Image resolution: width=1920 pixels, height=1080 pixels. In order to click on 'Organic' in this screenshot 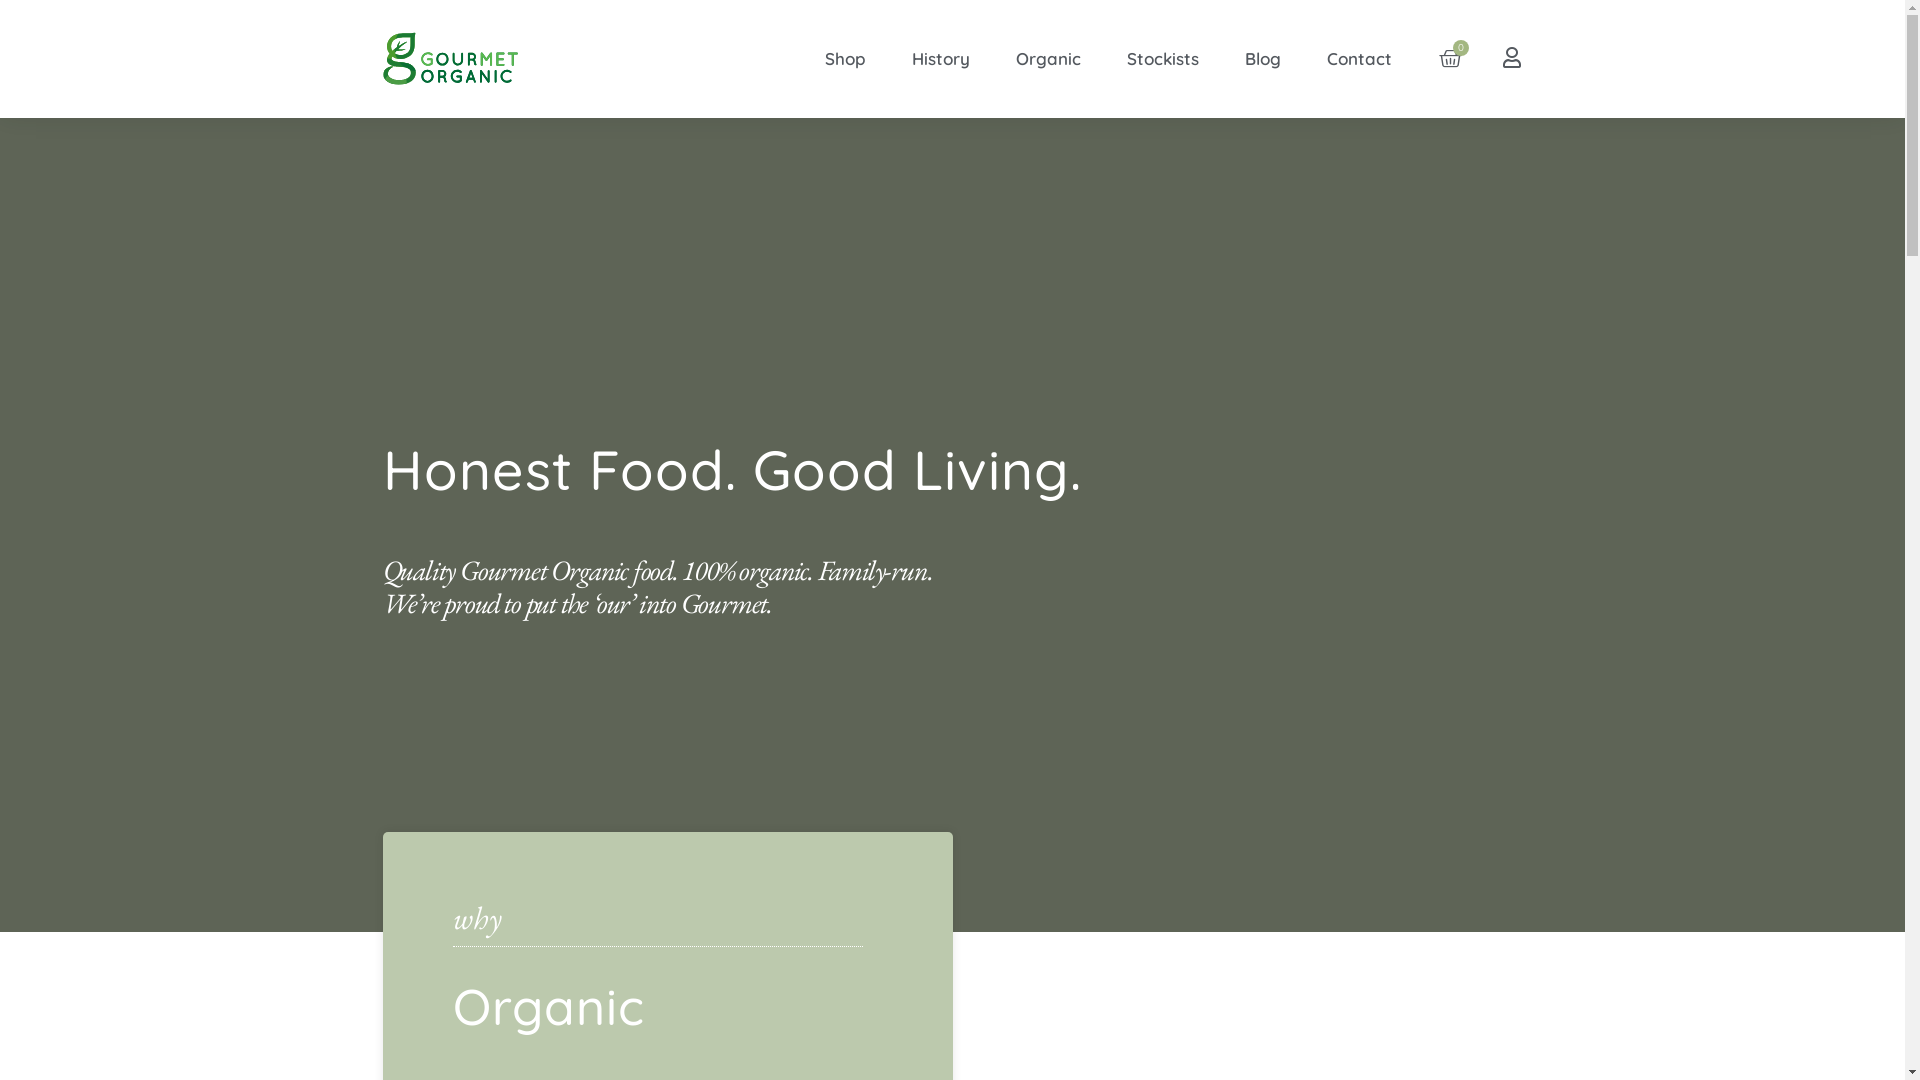, I will do `click(1047, 57)`.